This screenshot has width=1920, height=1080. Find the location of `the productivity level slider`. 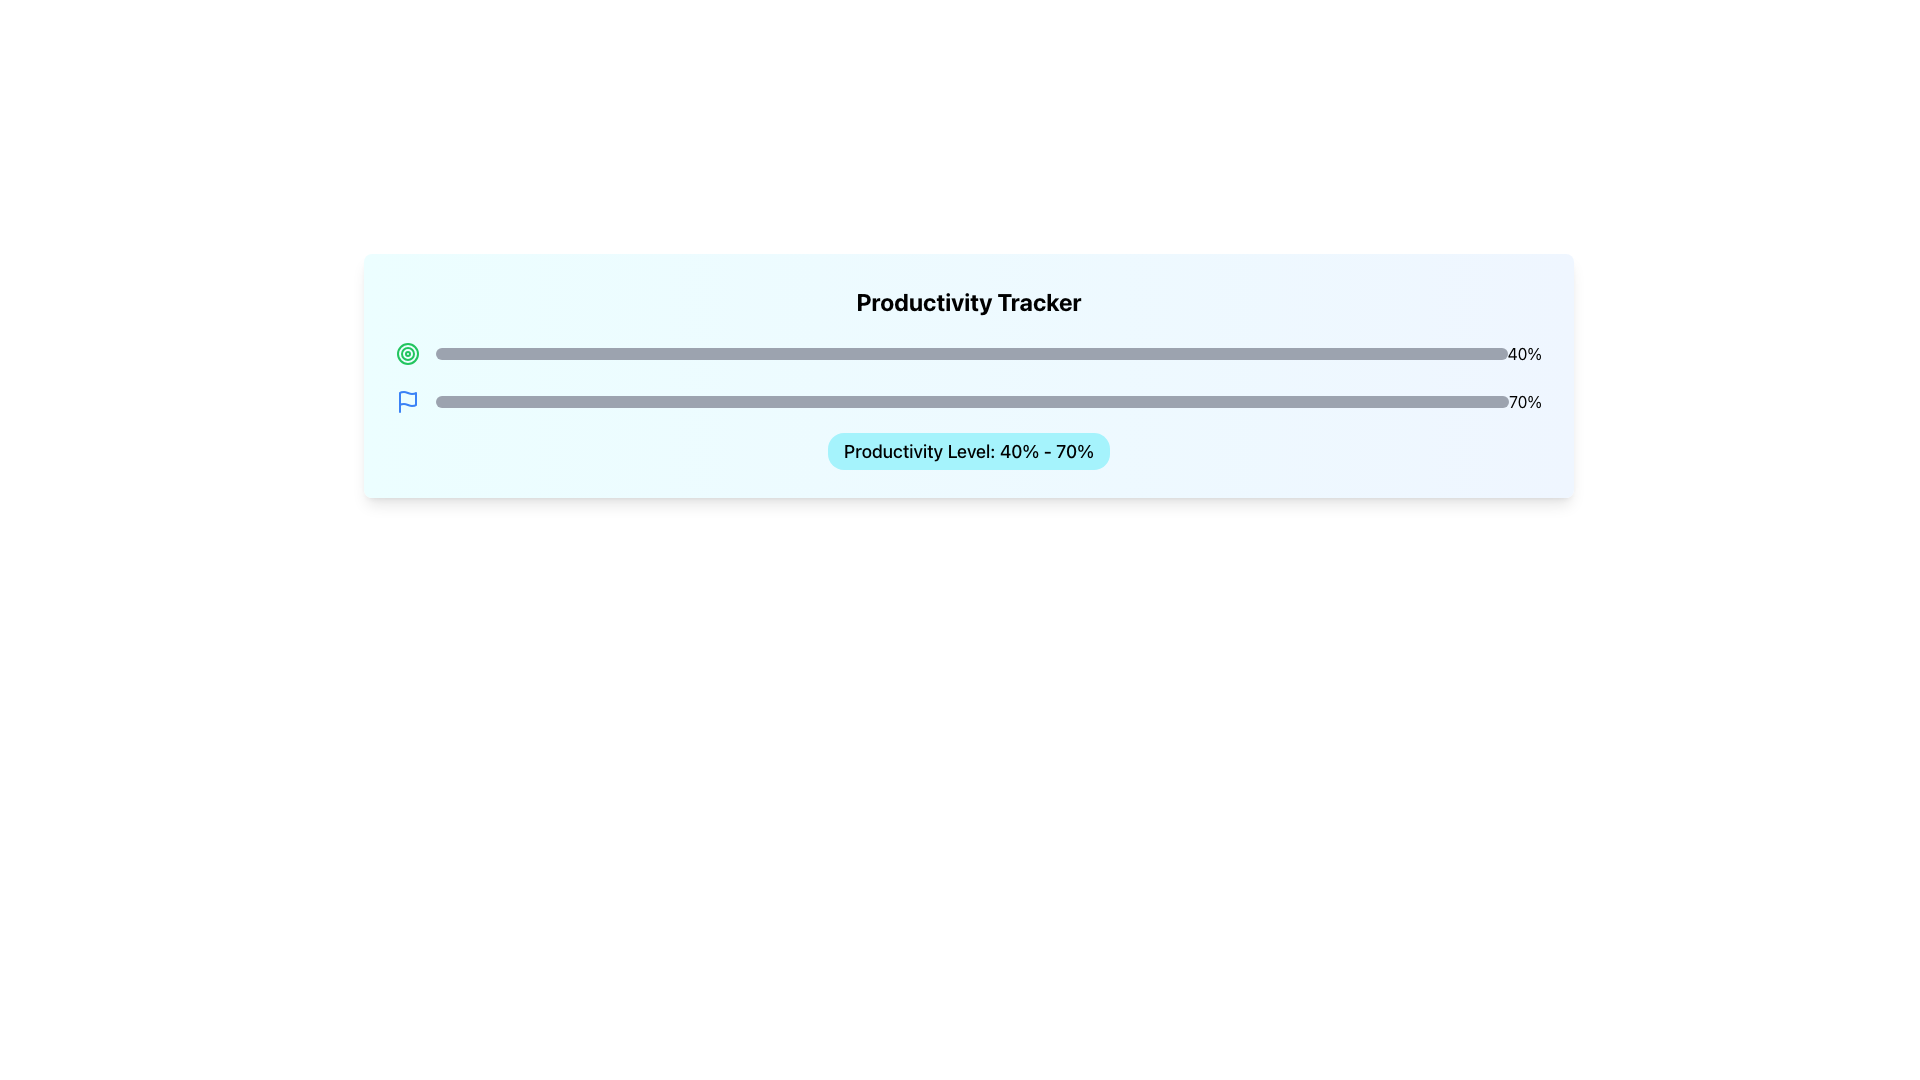

the productivity level slider is located at coordinates (1443, 353).